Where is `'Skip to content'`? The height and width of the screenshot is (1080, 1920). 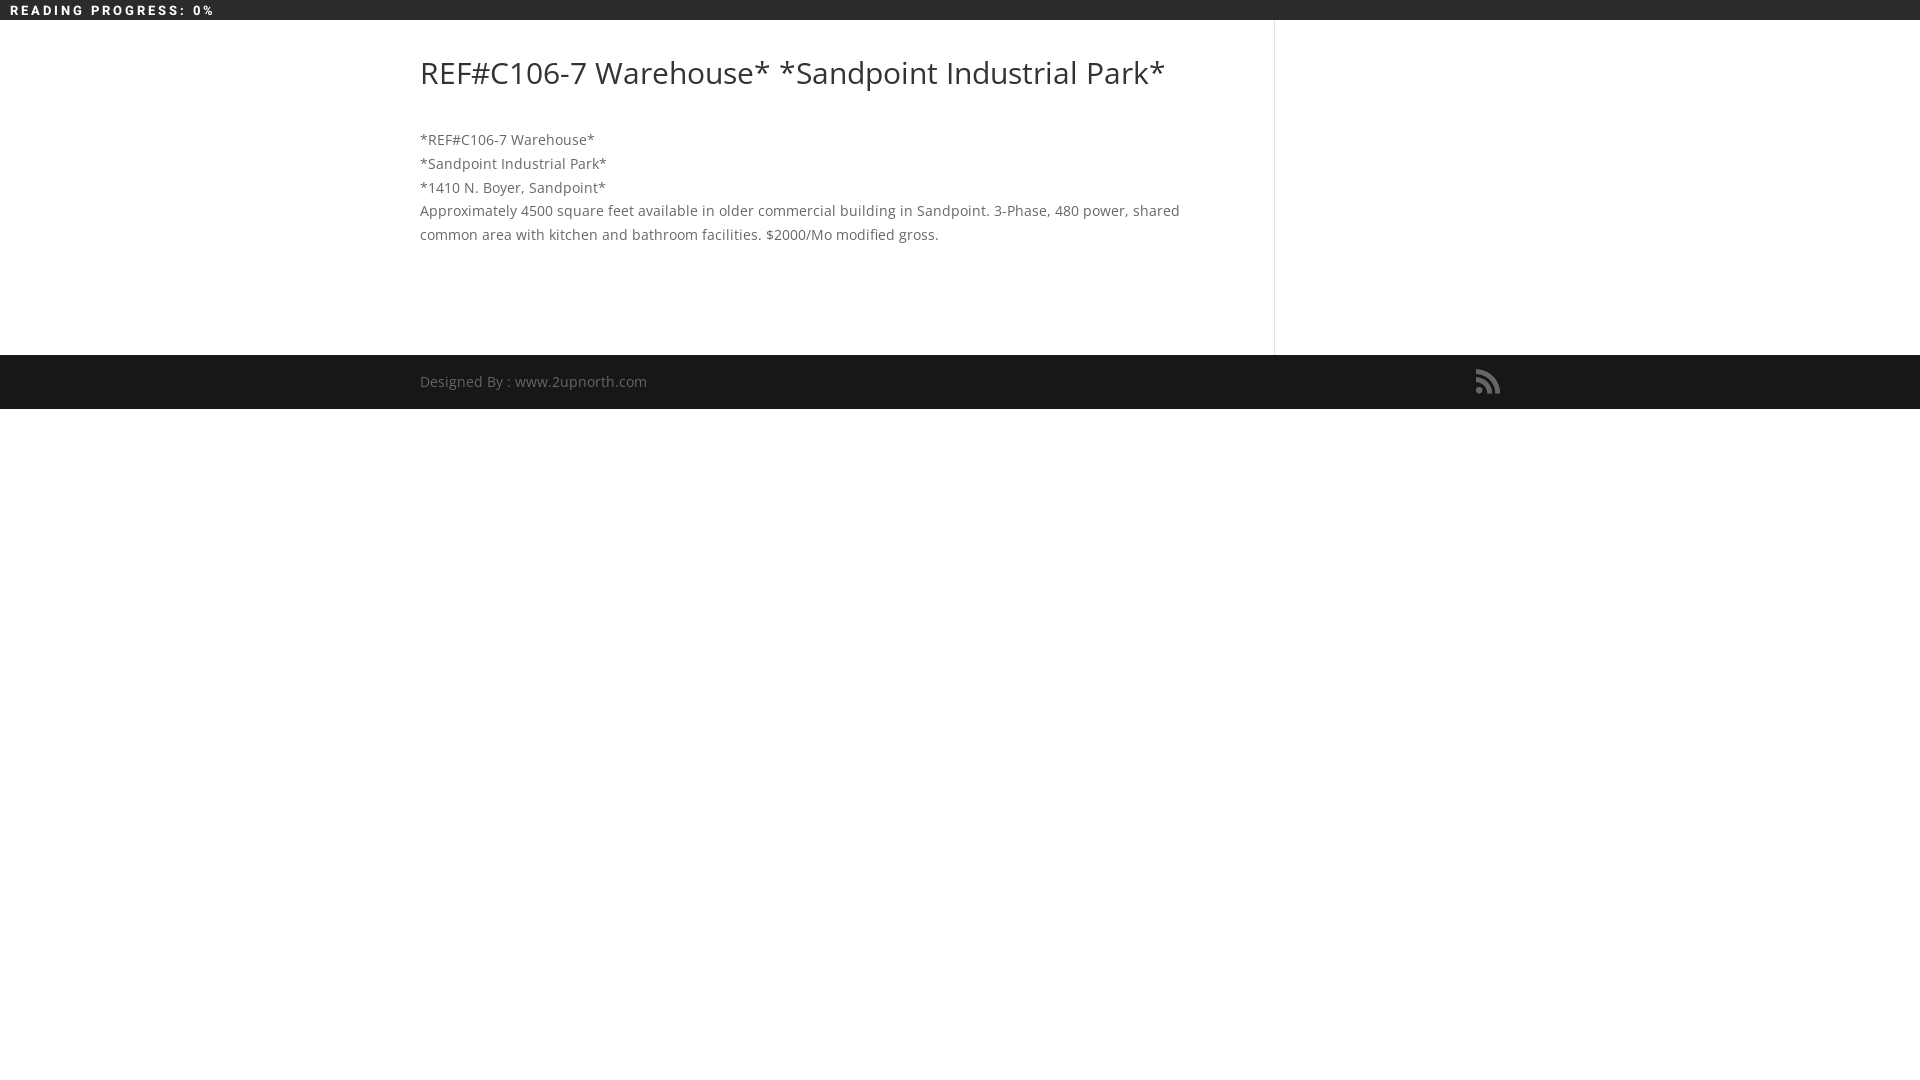
'Skip to content' is located at coordinates (0, 0).